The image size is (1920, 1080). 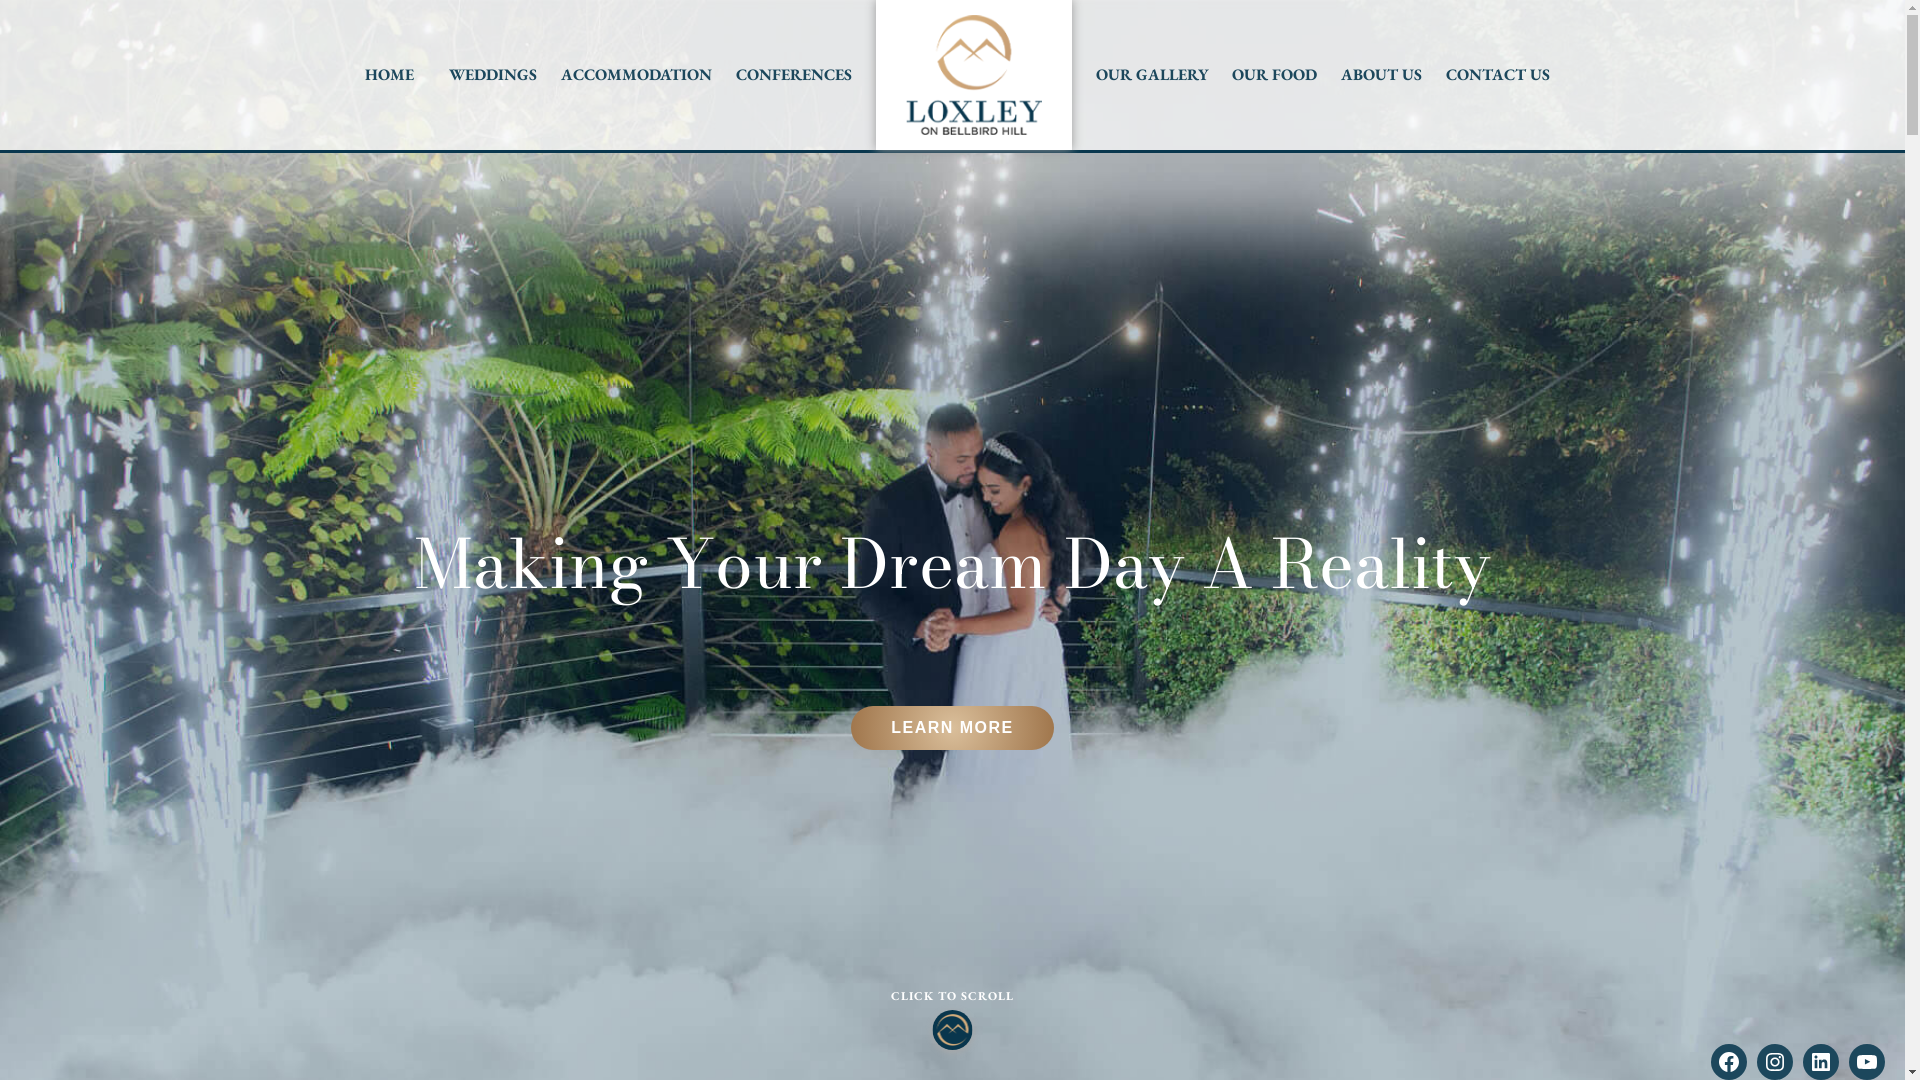 I want to click on 'ACCOMMODATION', so click(x=635, y=73).